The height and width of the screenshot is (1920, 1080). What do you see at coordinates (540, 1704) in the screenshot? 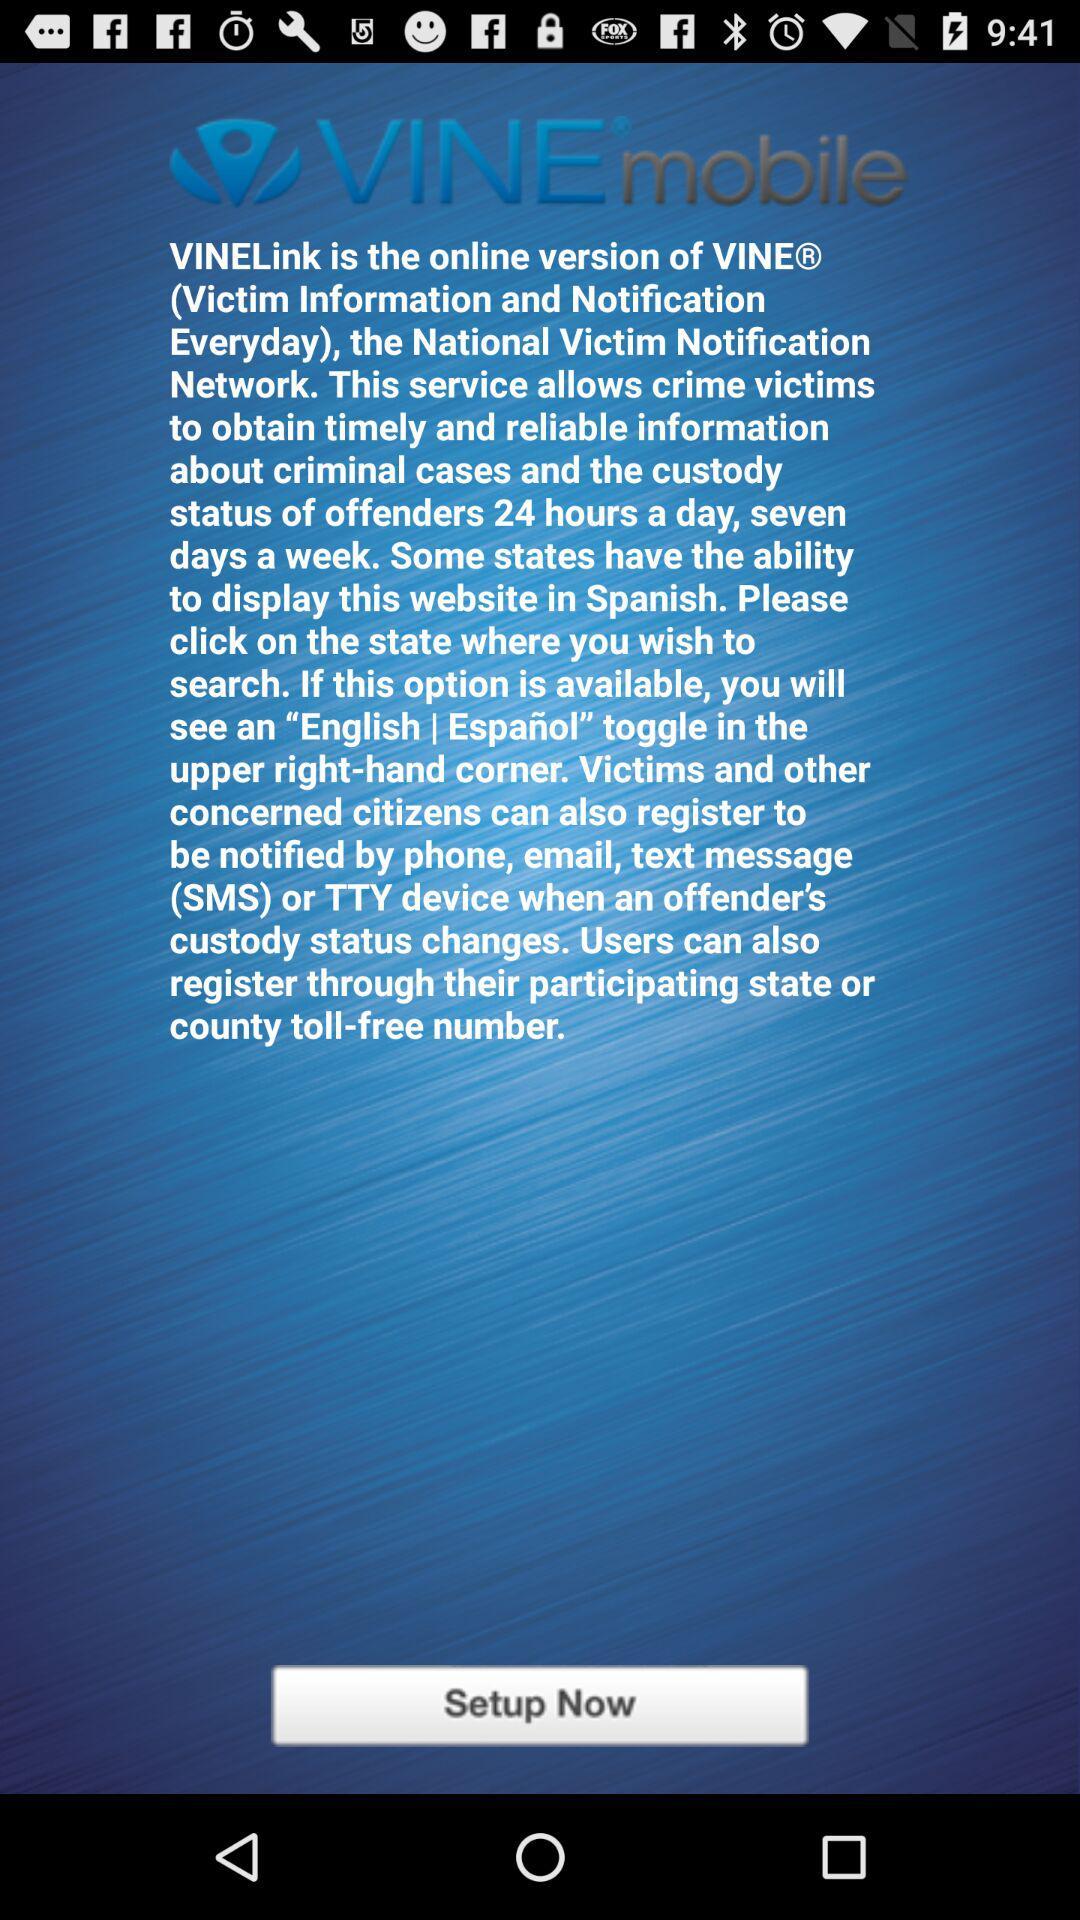
I see `item below the vinelink is the icon` at bounding box center [540, 1704].